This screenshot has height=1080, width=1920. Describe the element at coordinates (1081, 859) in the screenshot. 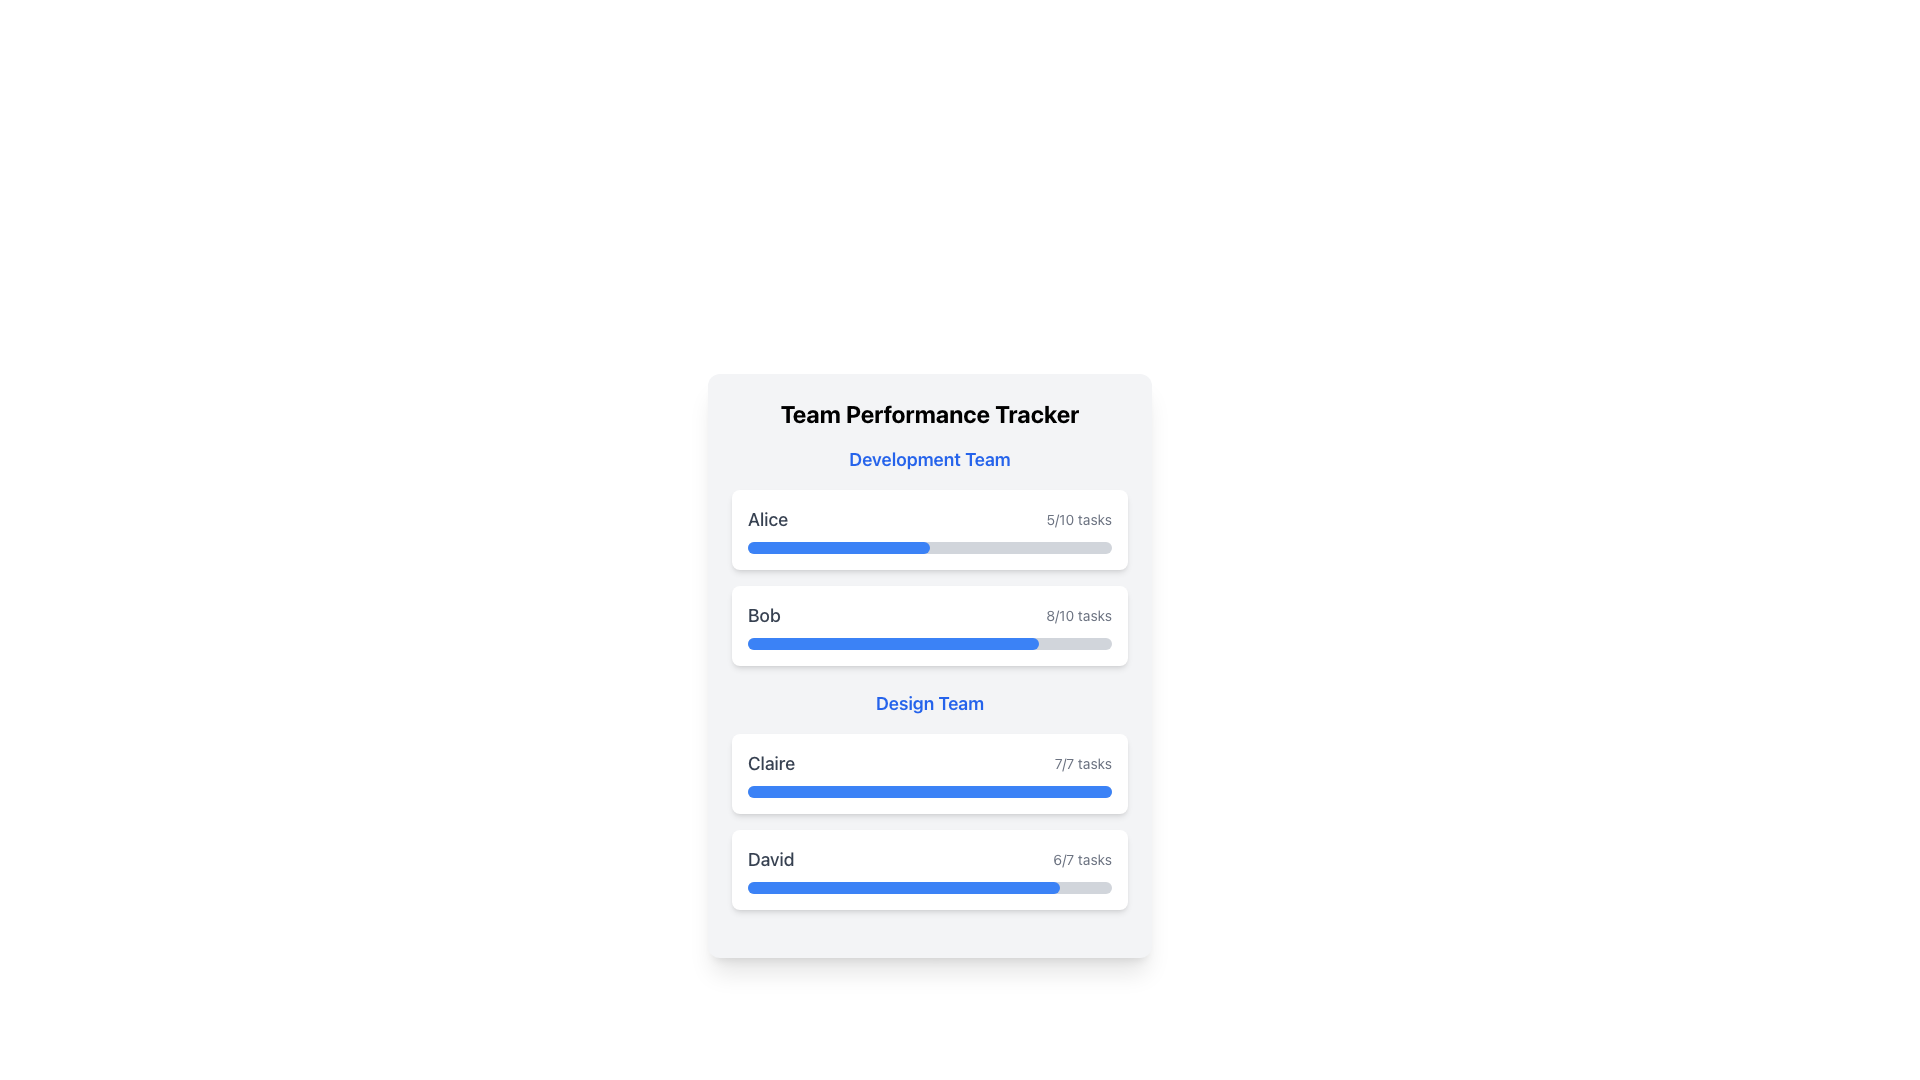

I see `the text label displaying '6/7 tasks' in light gray color, located on the right side of the 'David' name within the 'Design Team' section of the performance tracker interface` at that location.